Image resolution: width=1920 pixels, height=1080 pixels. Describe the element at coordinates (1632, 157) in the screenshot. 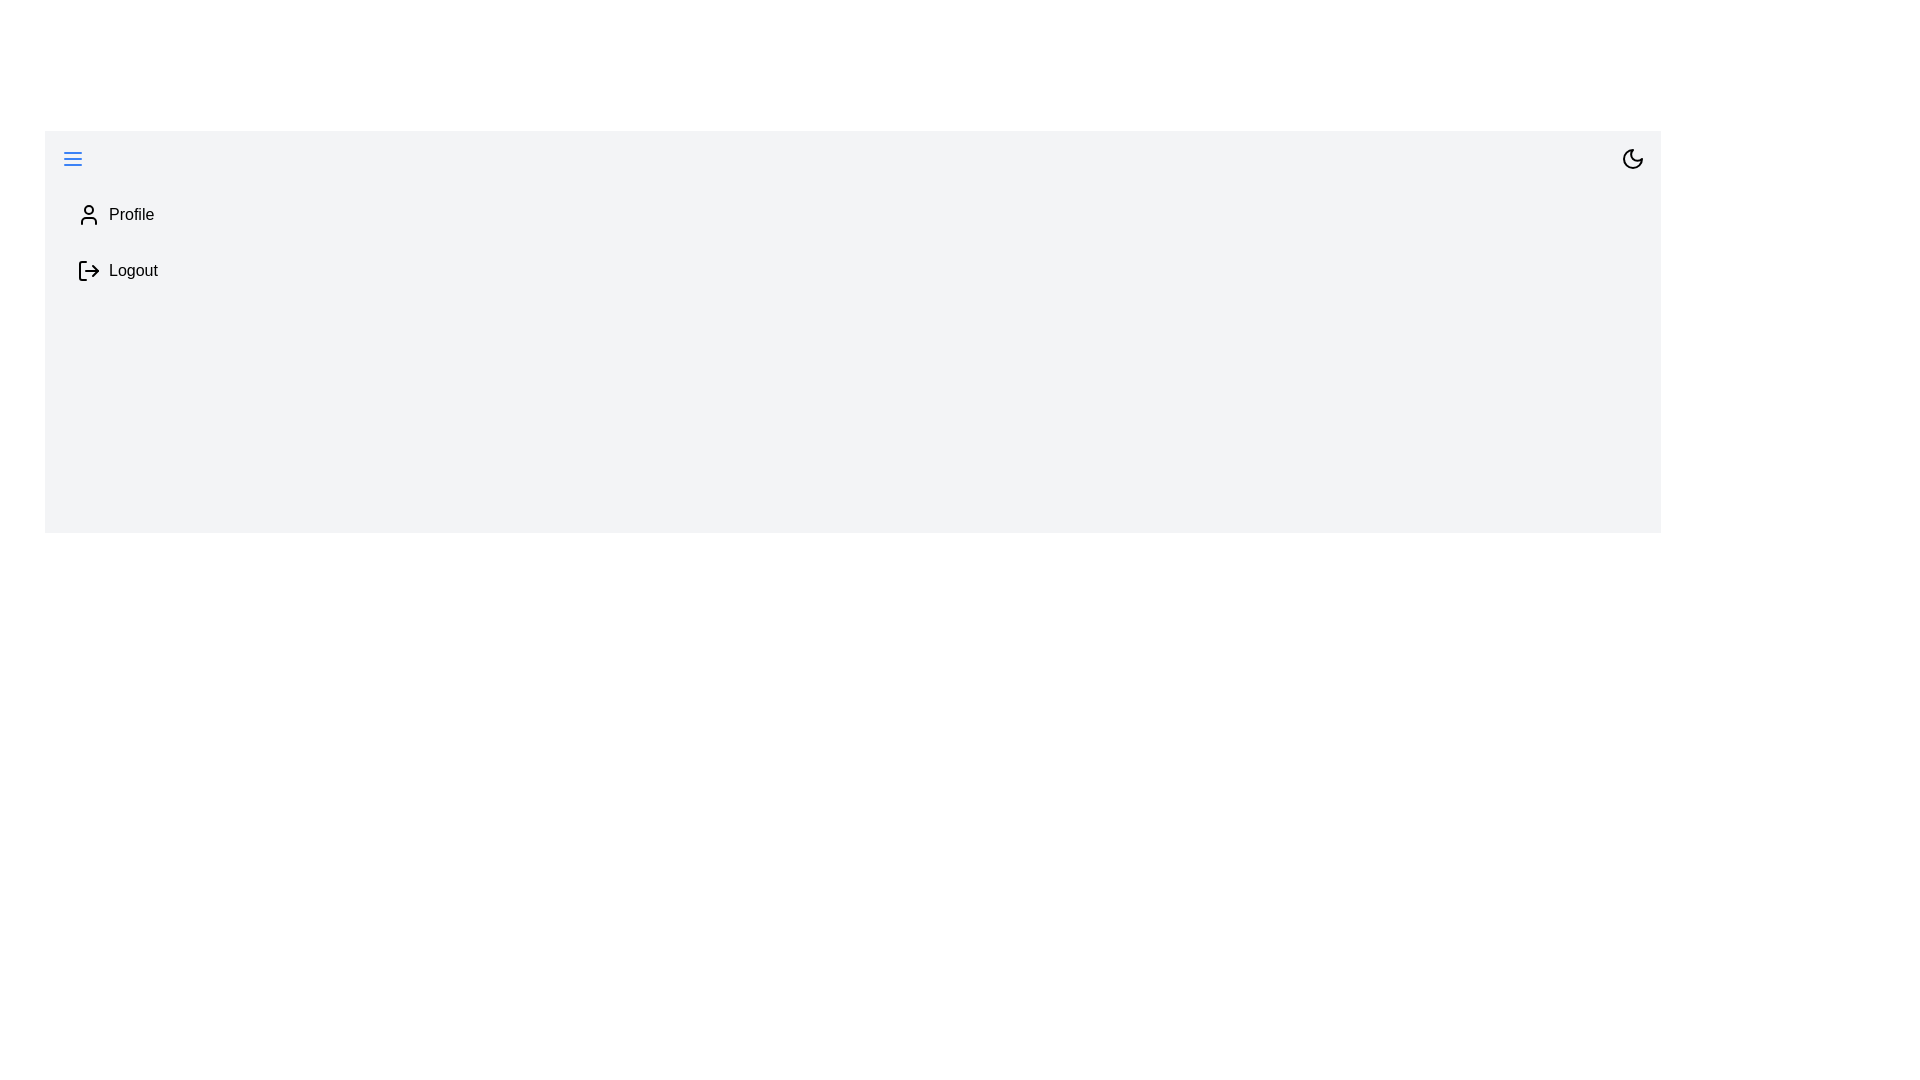

I see `the theme toggle icon button located at the far right edge of the toolbar` at that location.